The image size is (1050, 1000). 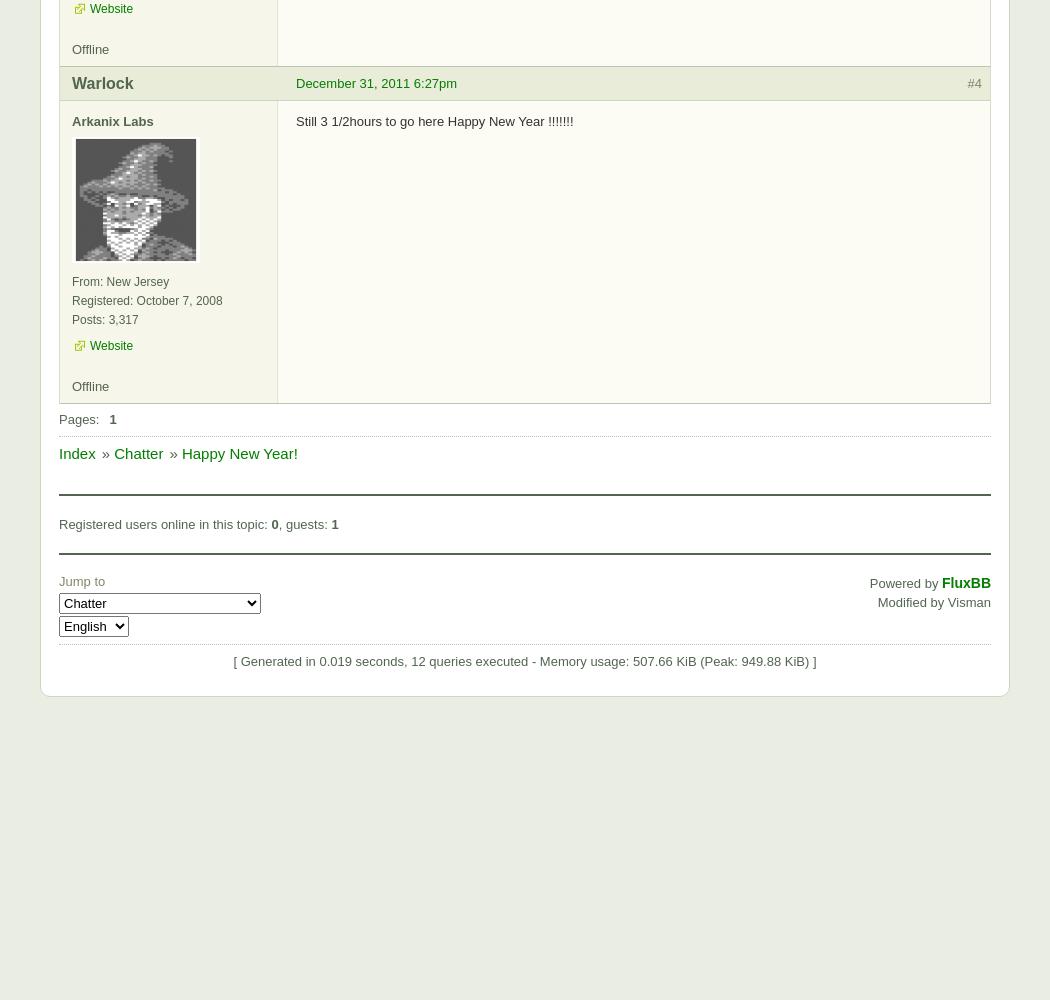 What do you see at coordinates (82, 579) in the screenshot?
I see `'Jump to'` at bounding box center [82, 579].